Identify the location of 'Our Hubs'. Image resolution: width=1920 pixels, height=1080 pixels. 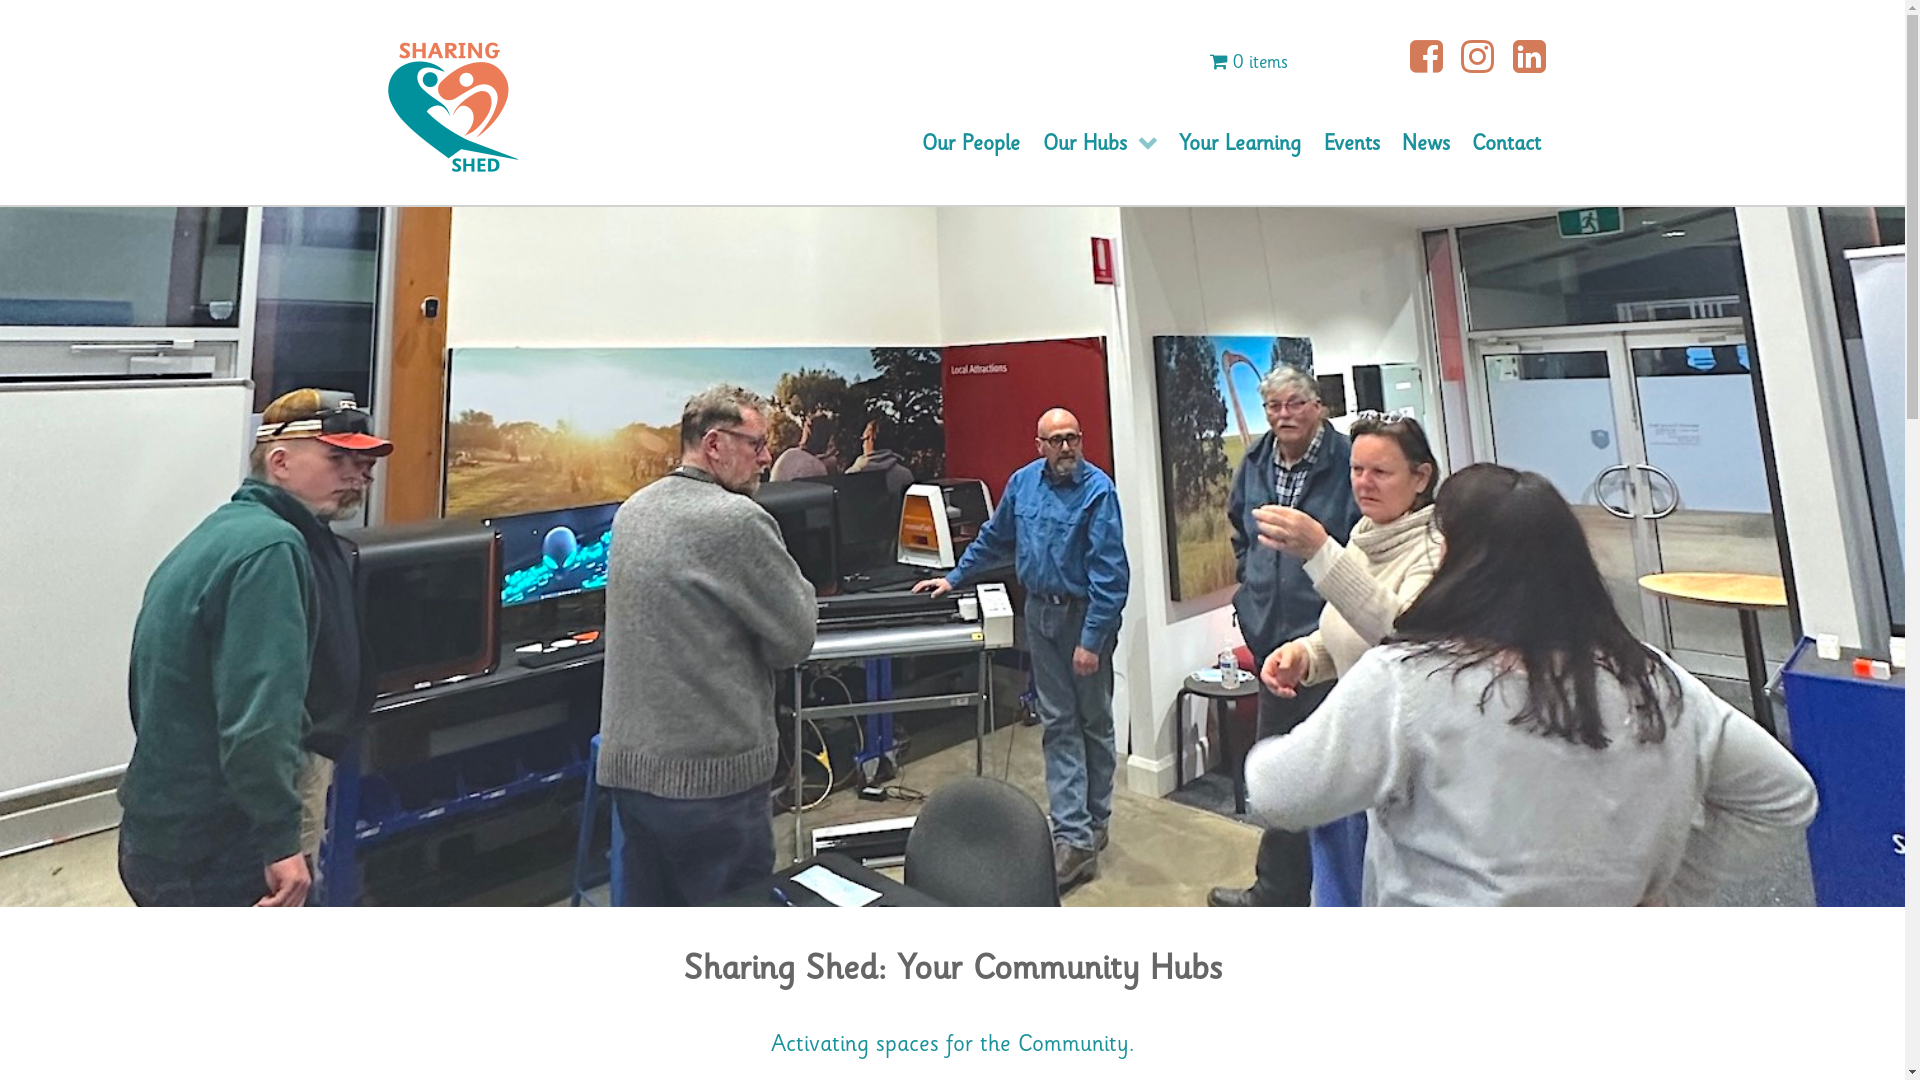
(1098, 142).